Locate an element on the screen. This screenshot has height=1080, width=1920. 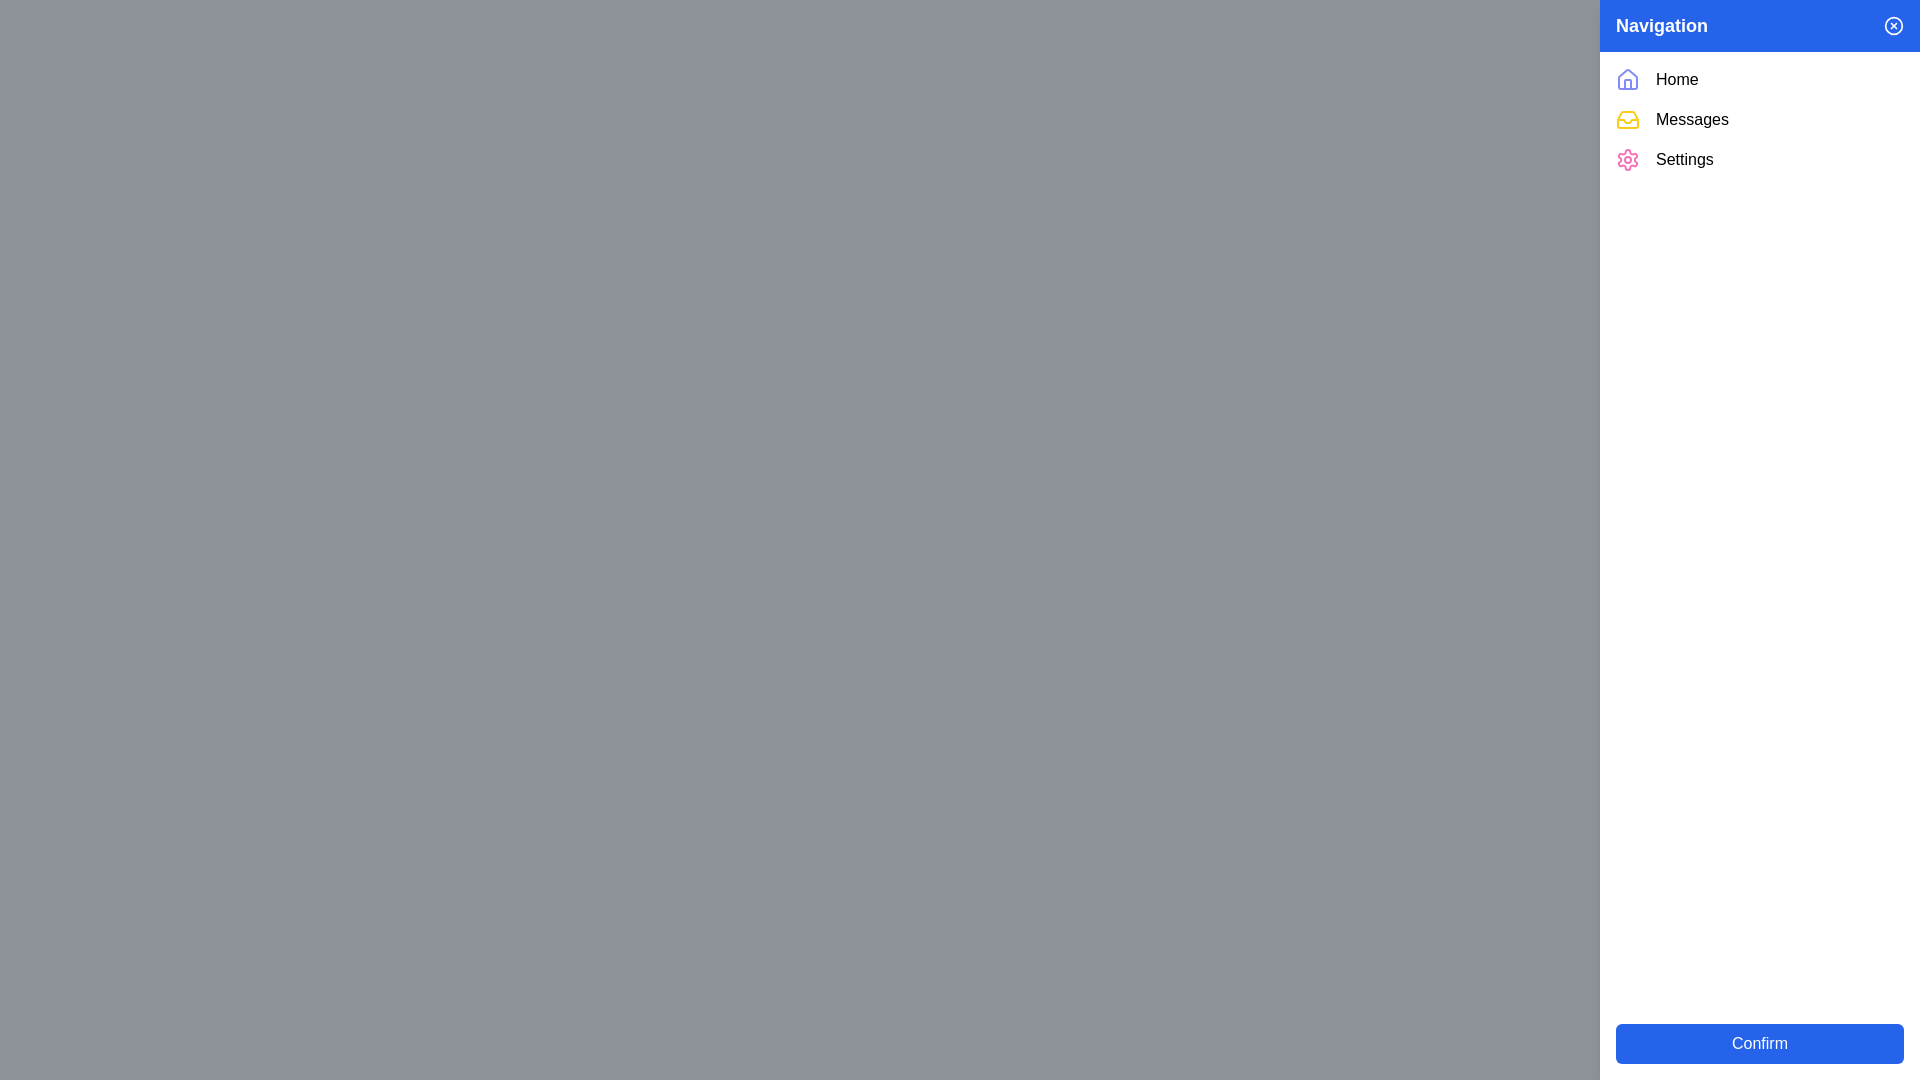
the inbox icon in the navigation menu is located at coordinates (1627, 119).